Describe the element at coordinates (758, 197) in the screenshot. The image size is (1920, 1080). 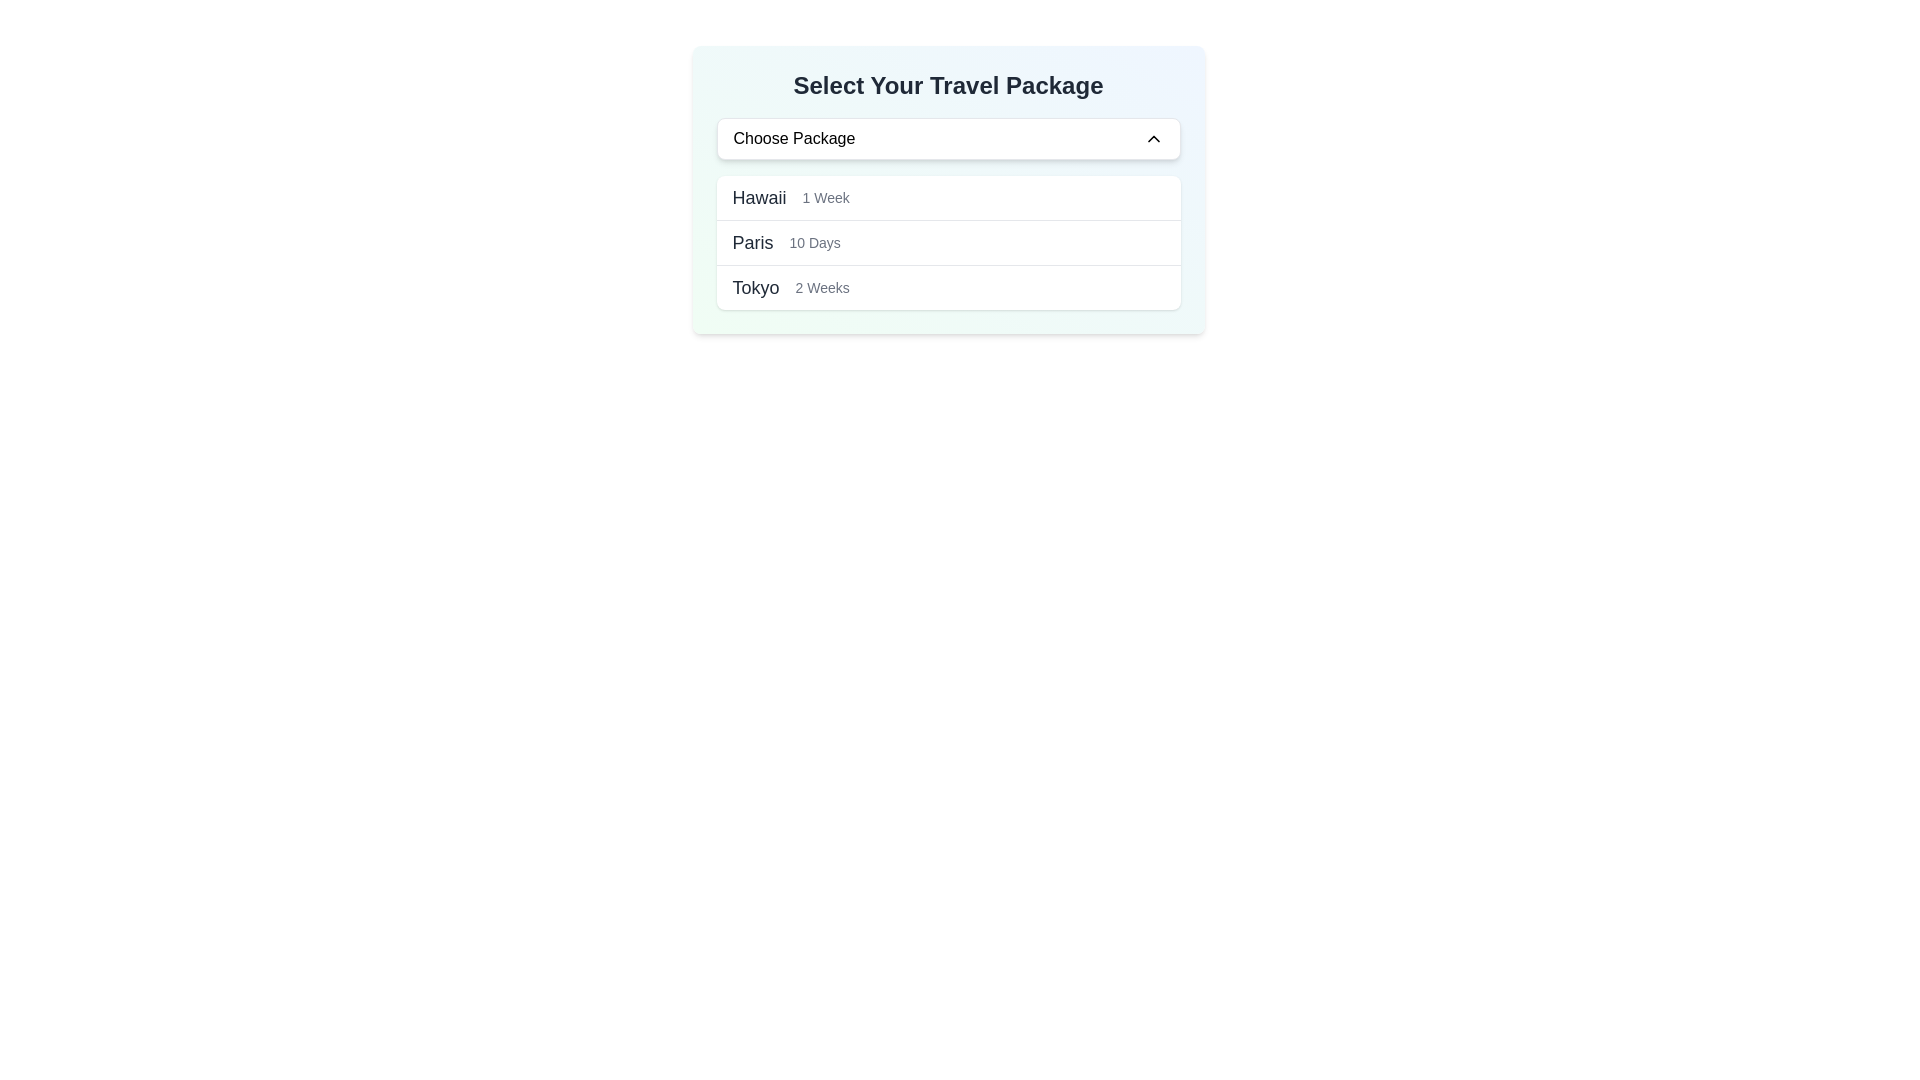
I see `the text label indicating the destination 'Hawaii', which is styled in a larger font size and dark gray color, located within the first option of the list under 'Select Your Travel Package'` at that location.